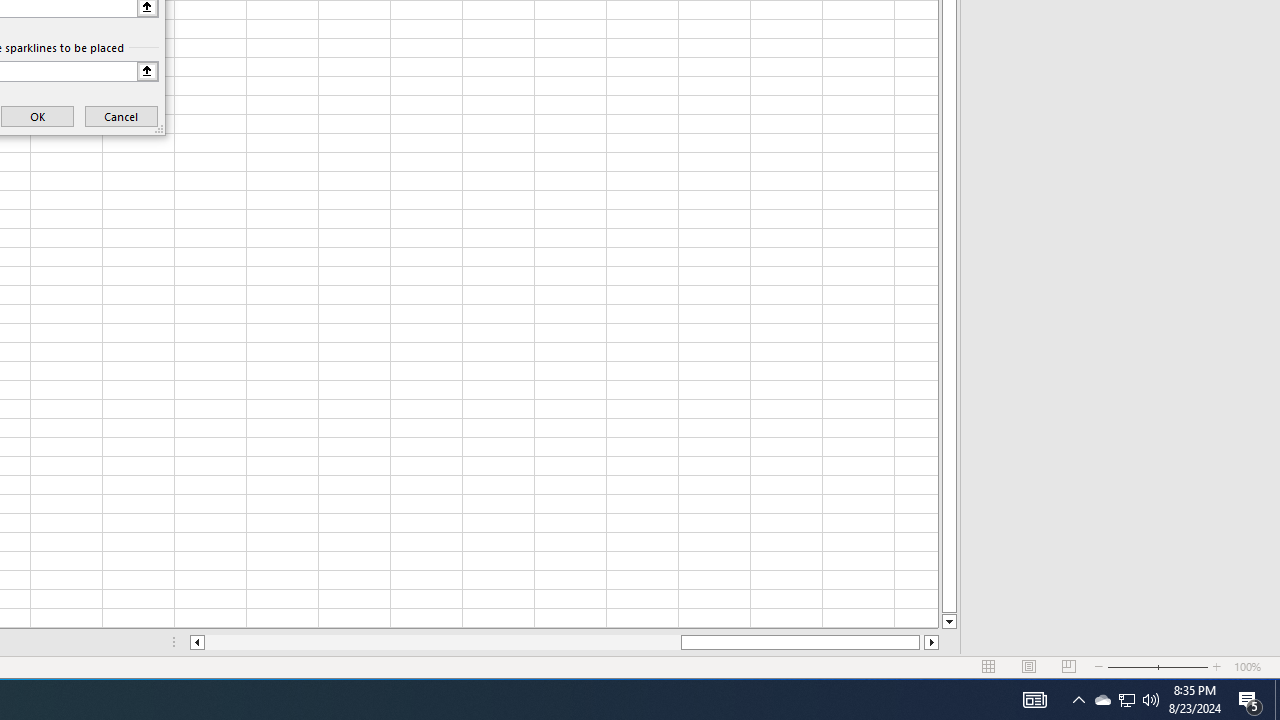 The image size is (1280, 720). Describe the element at coordinates (948, 621) in the screenshot. I see `'Line down'` at that location.